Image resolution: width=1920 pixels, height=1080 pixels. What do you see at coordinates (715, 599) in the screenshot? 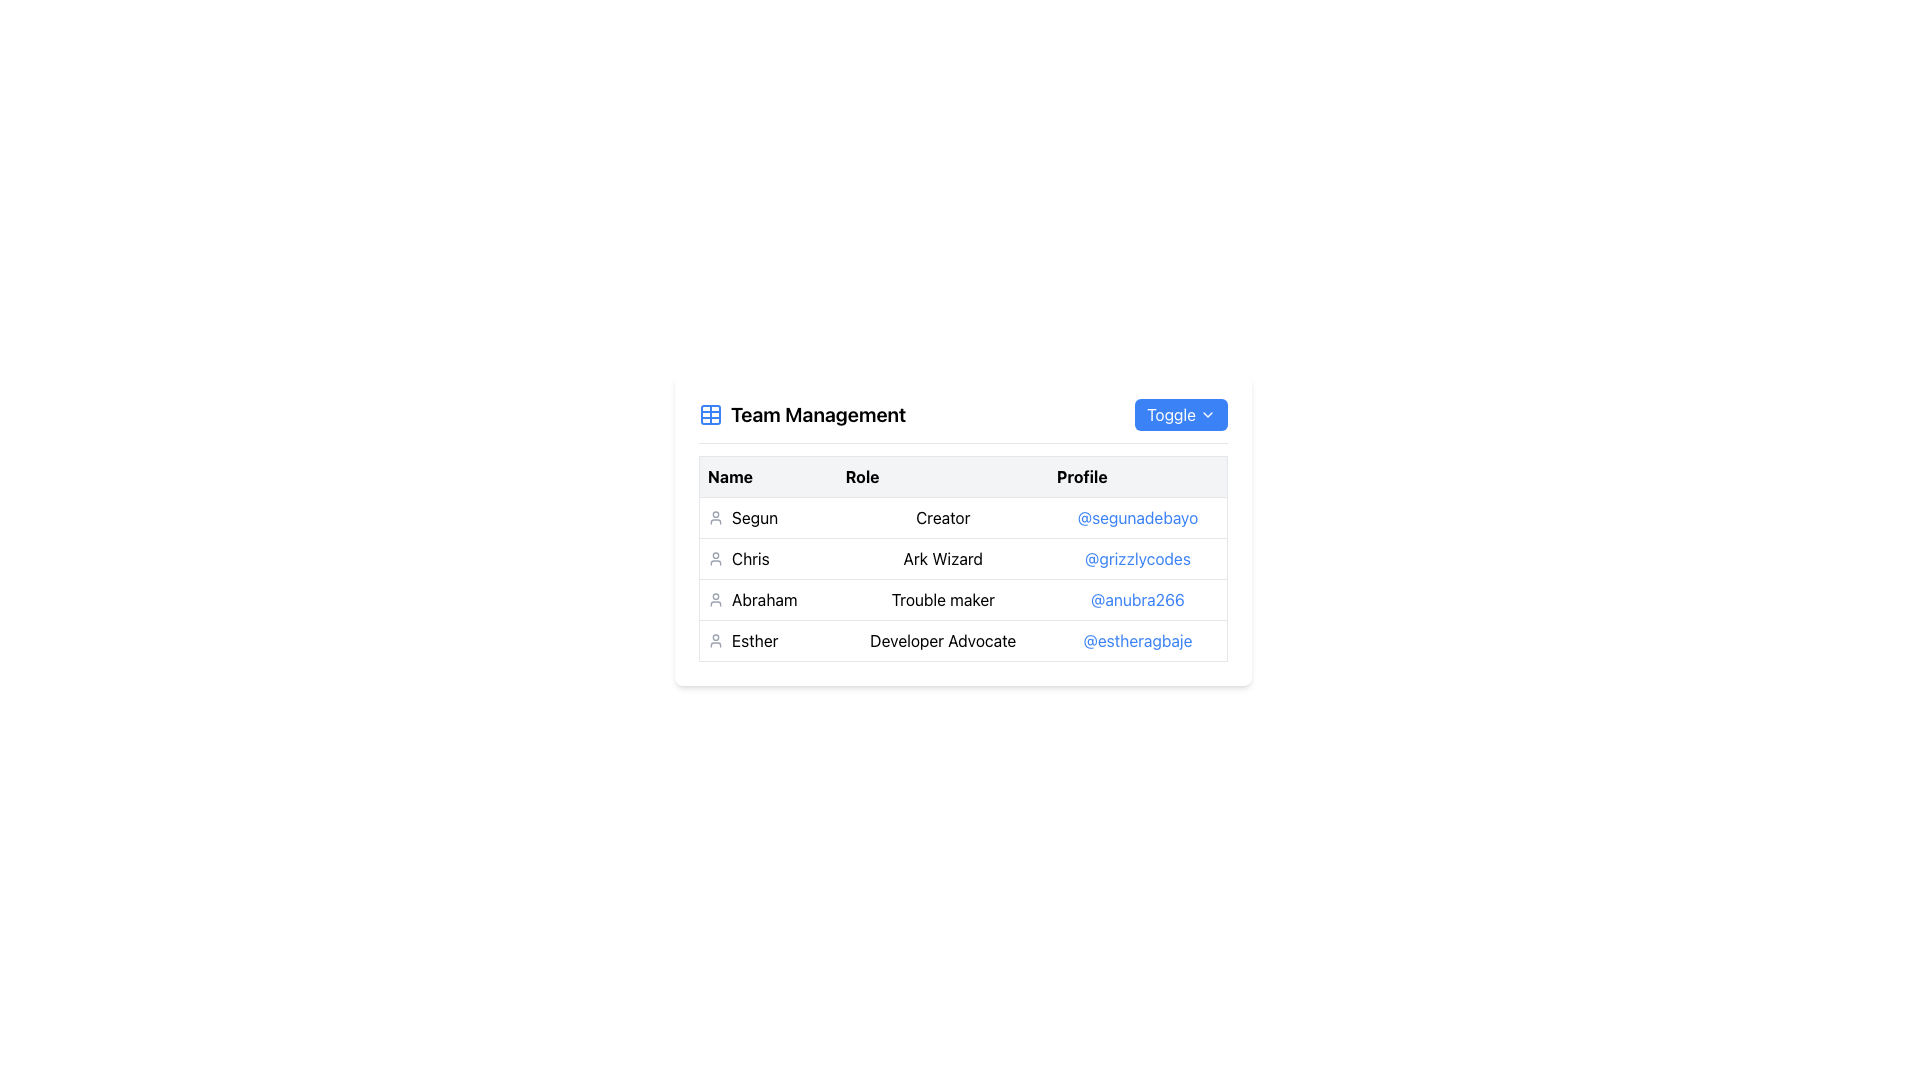
I see `the user icon associated with the entry for 'Abraham' in the 'Name' column of the table` at bounding box center [715, 599].